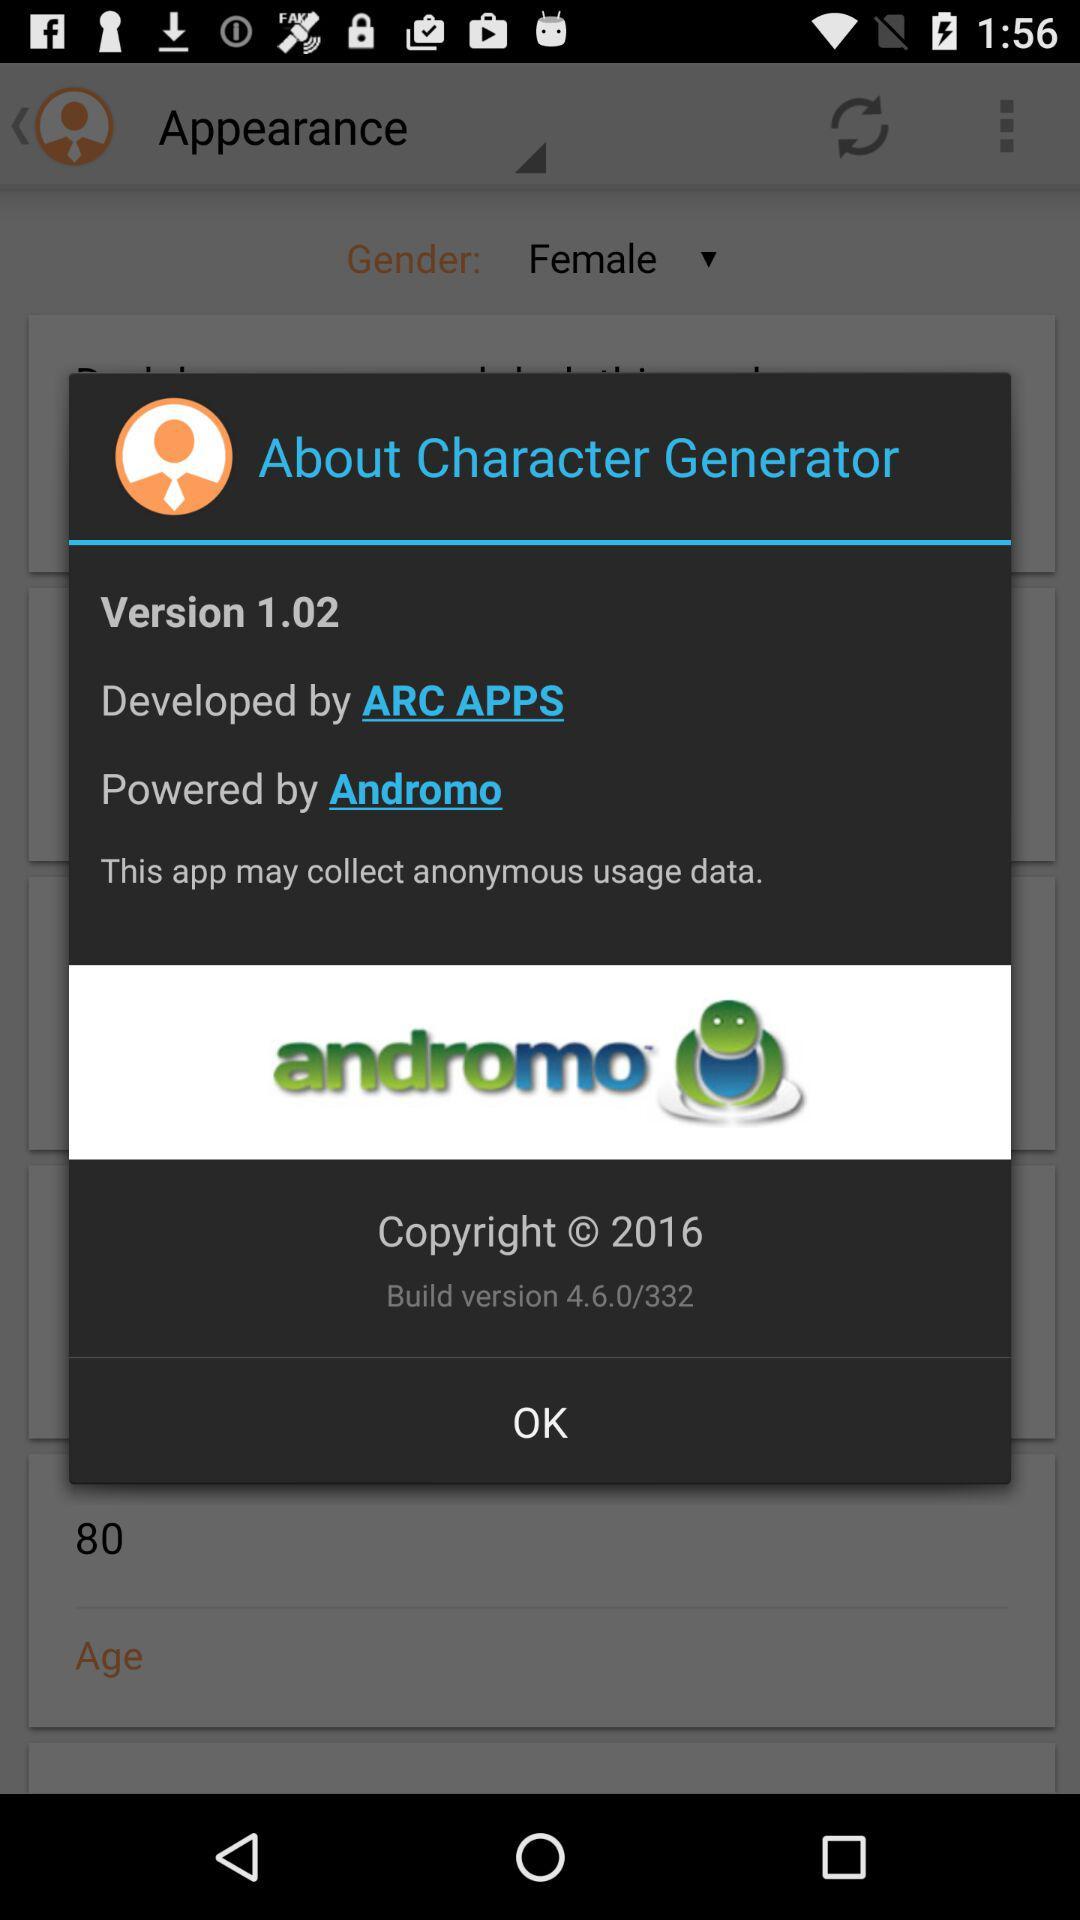  Describe the element at coordinates (538, 1061) in the screenshot. I see `andromo website` at that location.